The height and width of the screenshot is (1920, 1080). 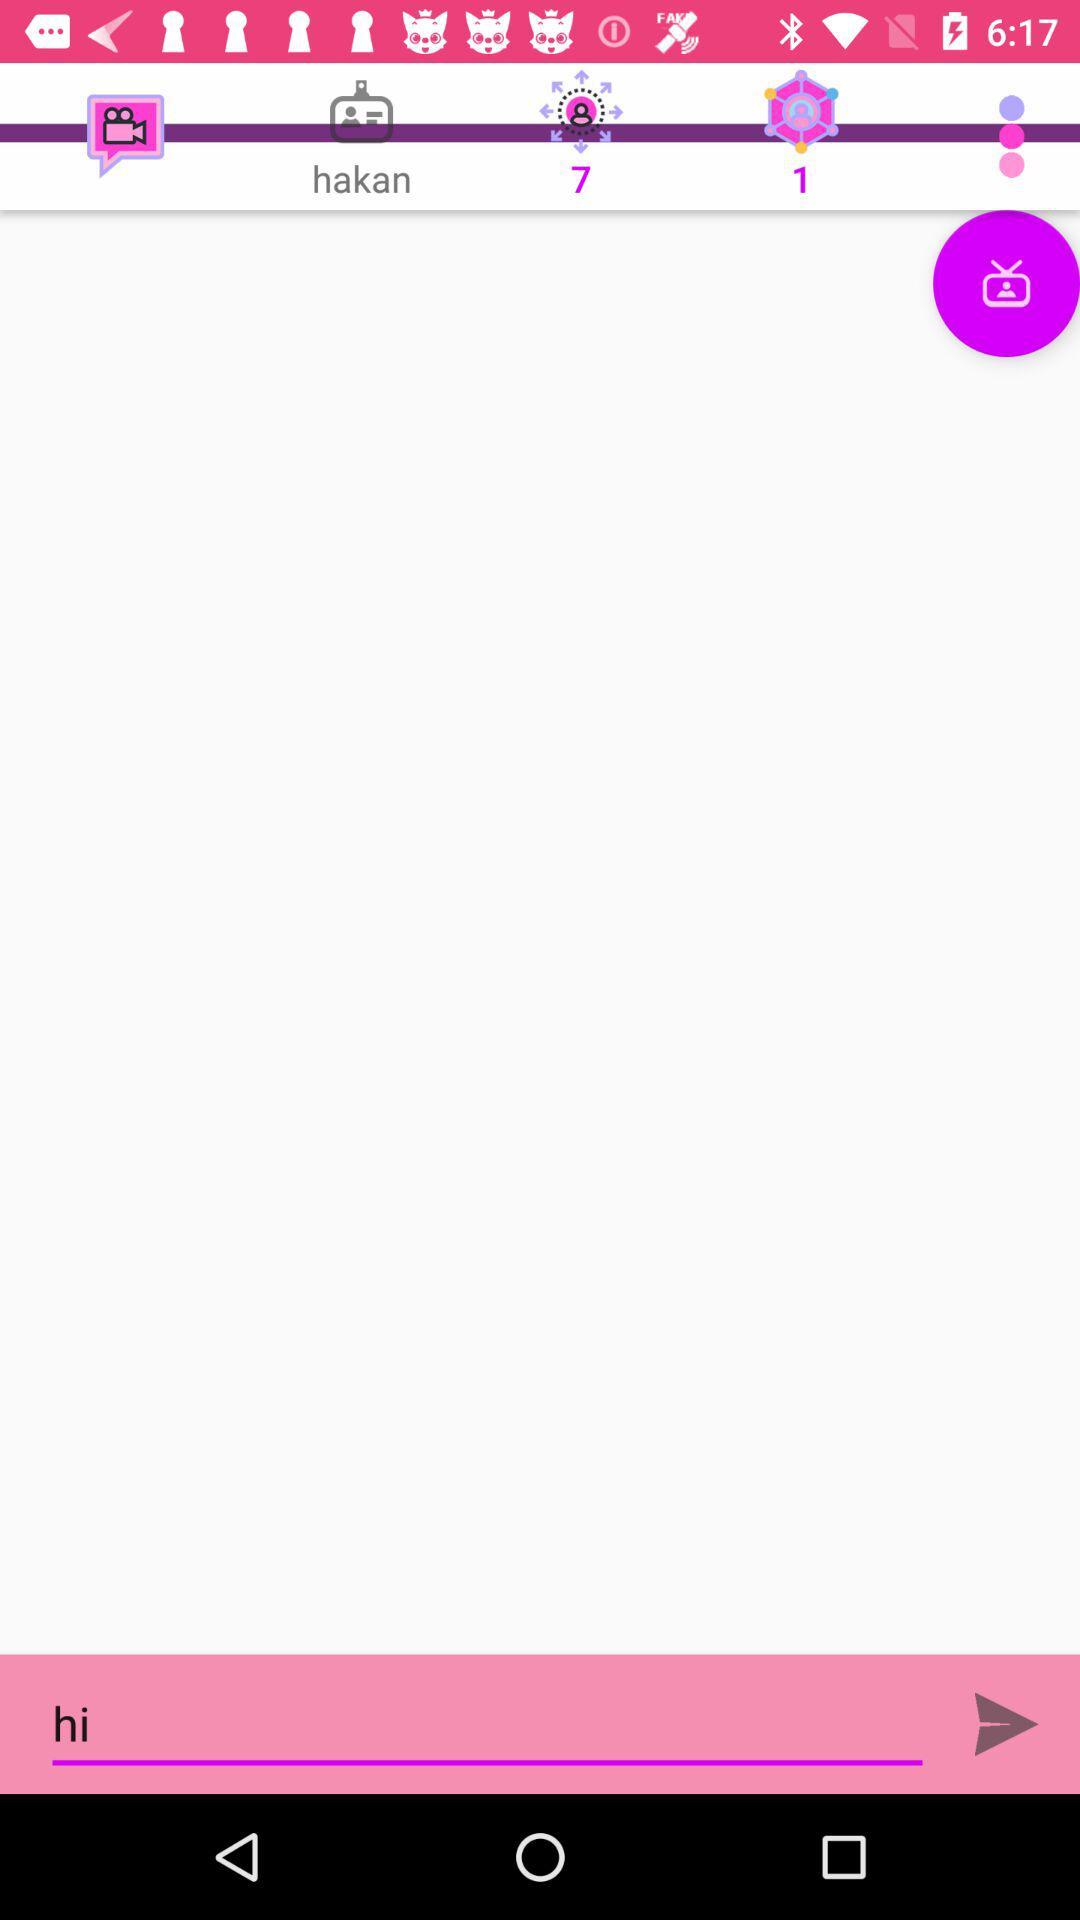 I want to click on bel button, so click(x=1006, y=1723).